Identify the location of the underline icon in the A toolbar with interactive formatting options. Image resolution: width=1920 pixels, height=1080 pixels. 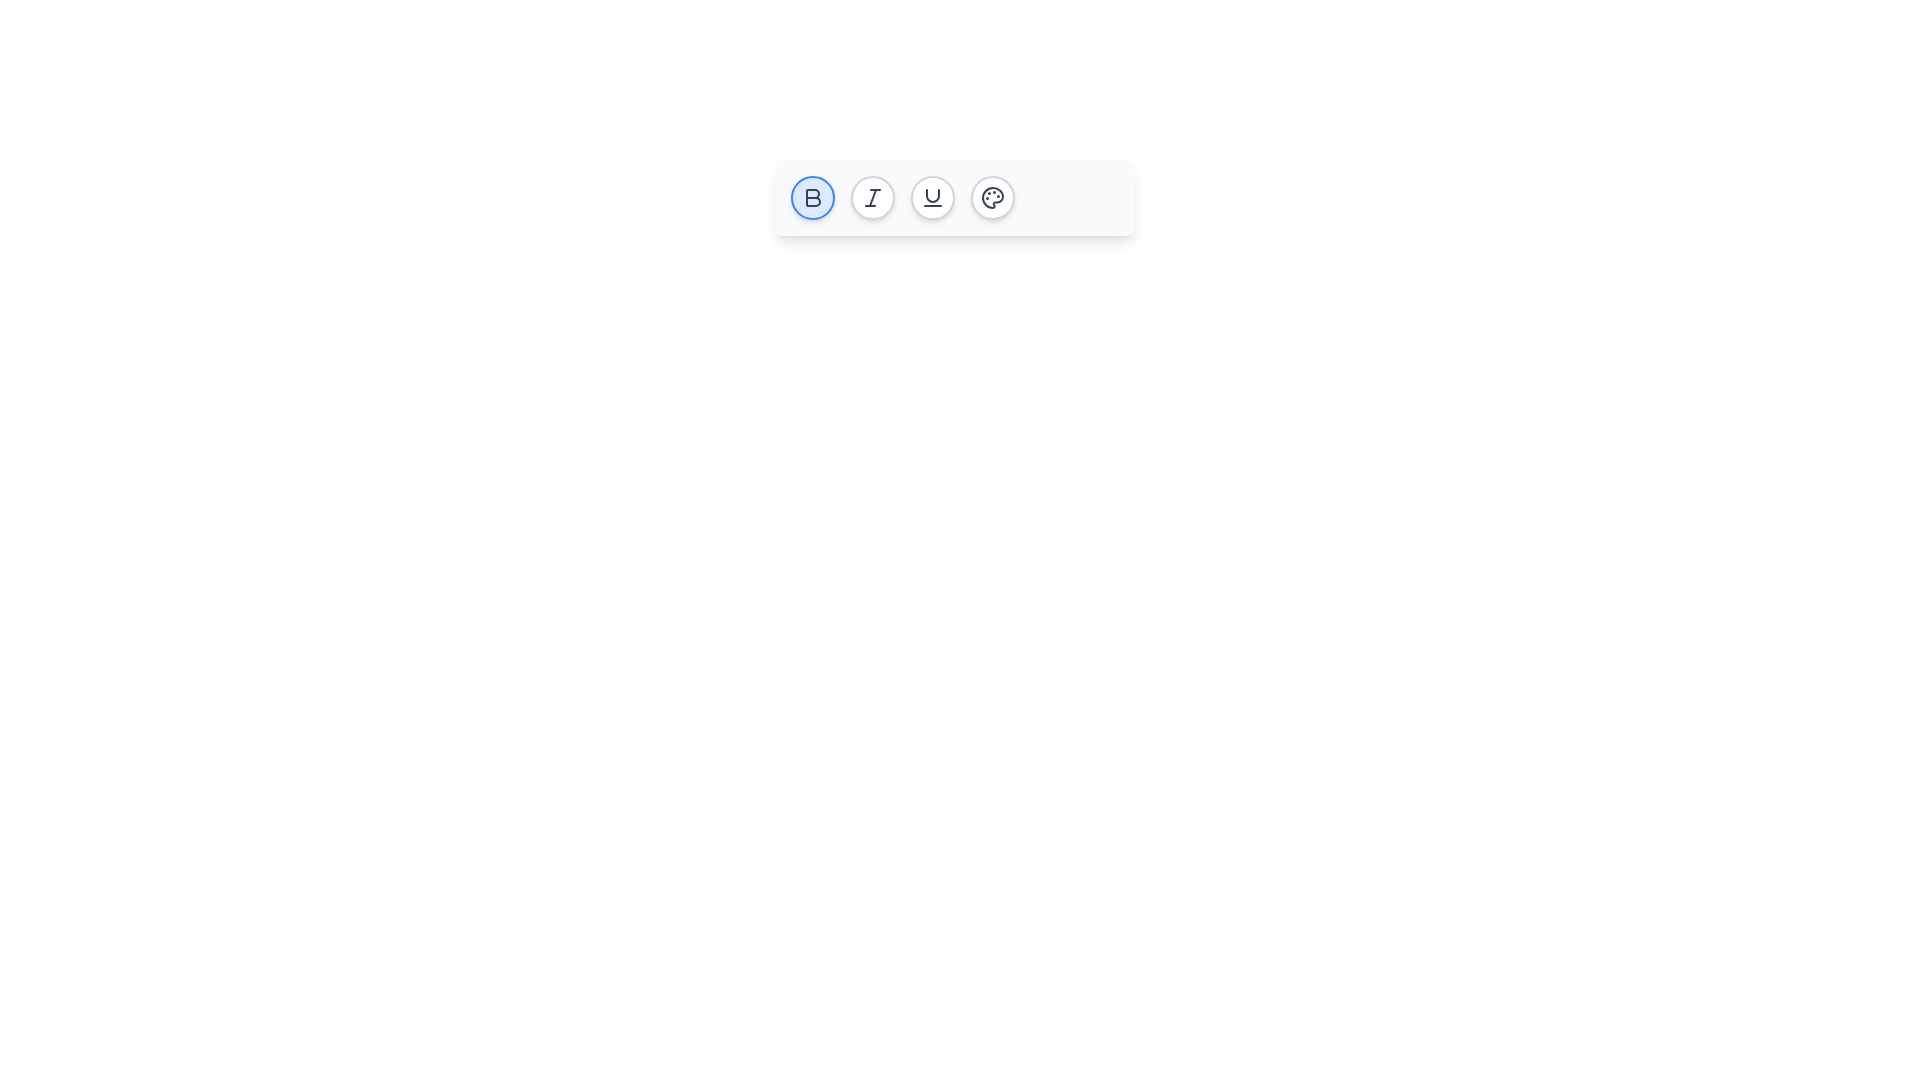
(954, 197).